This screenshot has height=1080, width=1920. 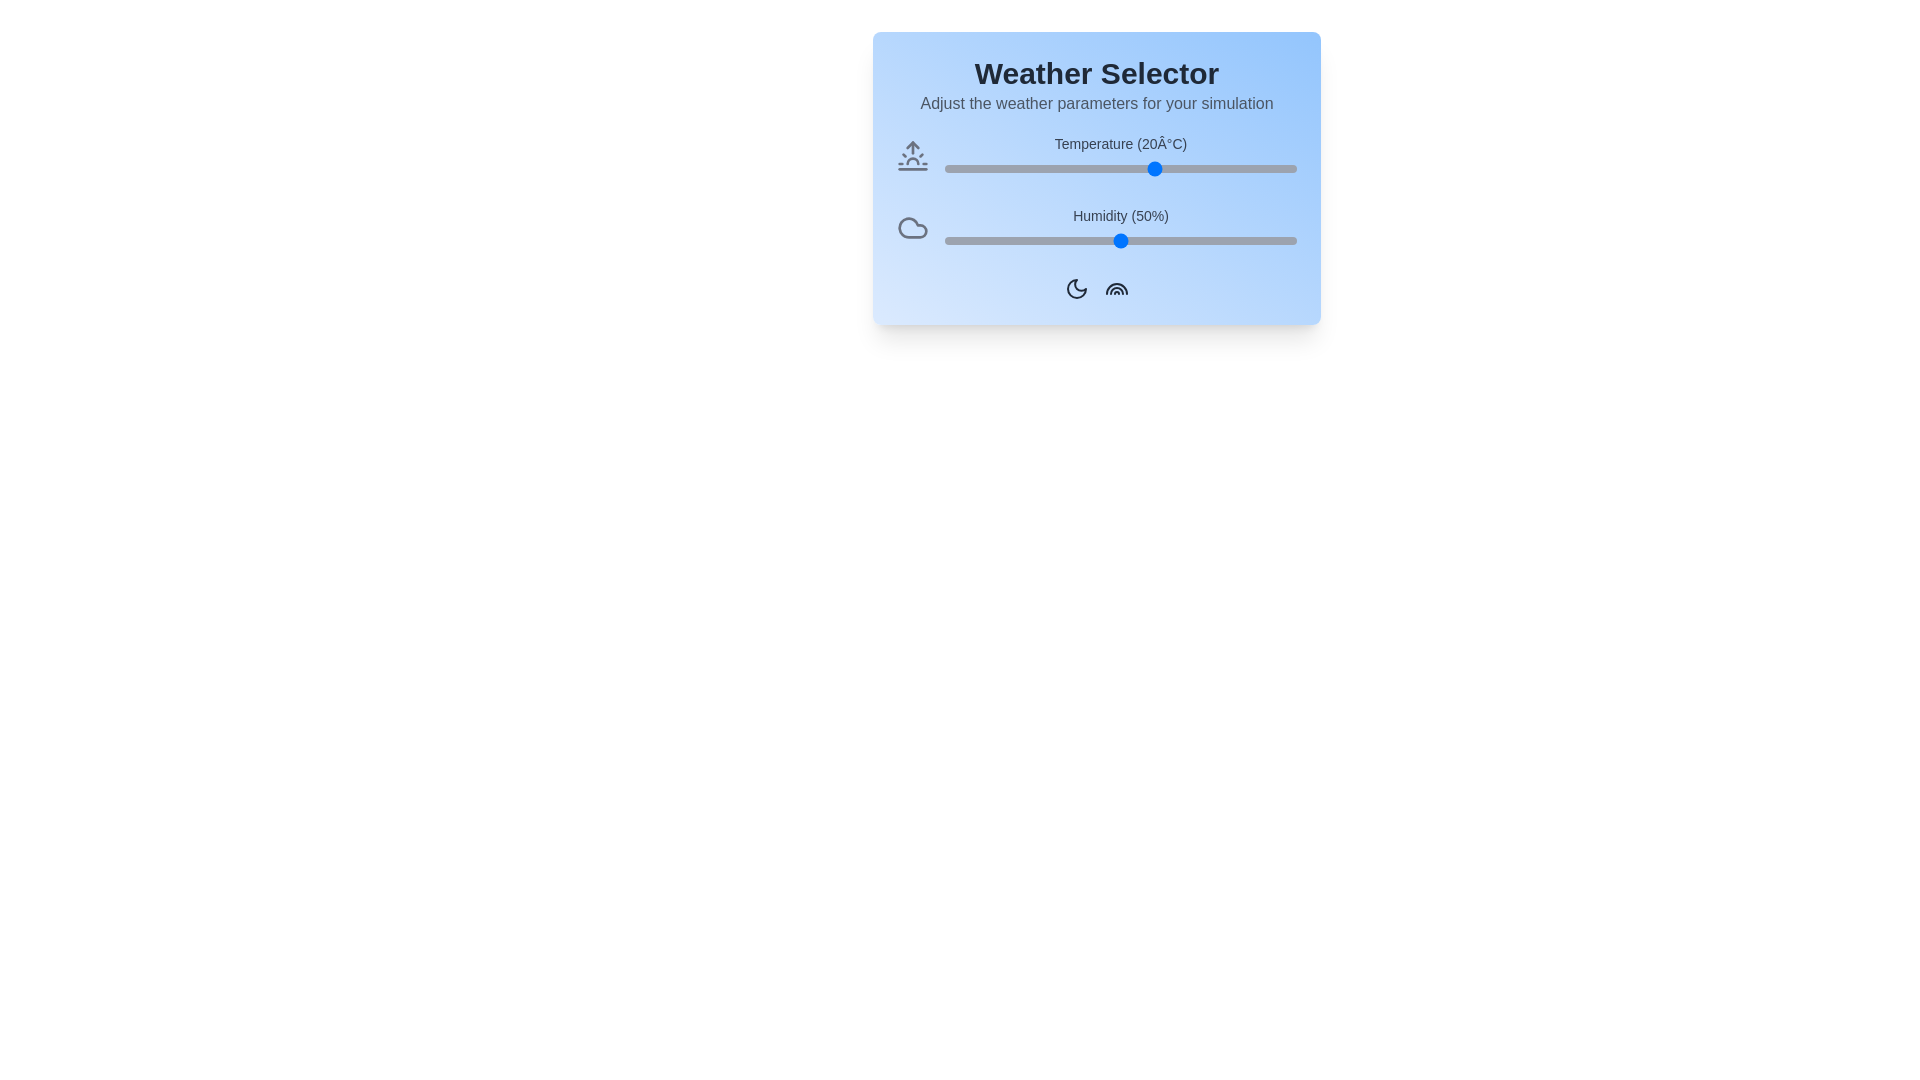 What do you see at coordinates (1008, 168) in the screenshot?
I see `the temperature slider to -1 degrees Celsius` at bounding box center [1008, 168].